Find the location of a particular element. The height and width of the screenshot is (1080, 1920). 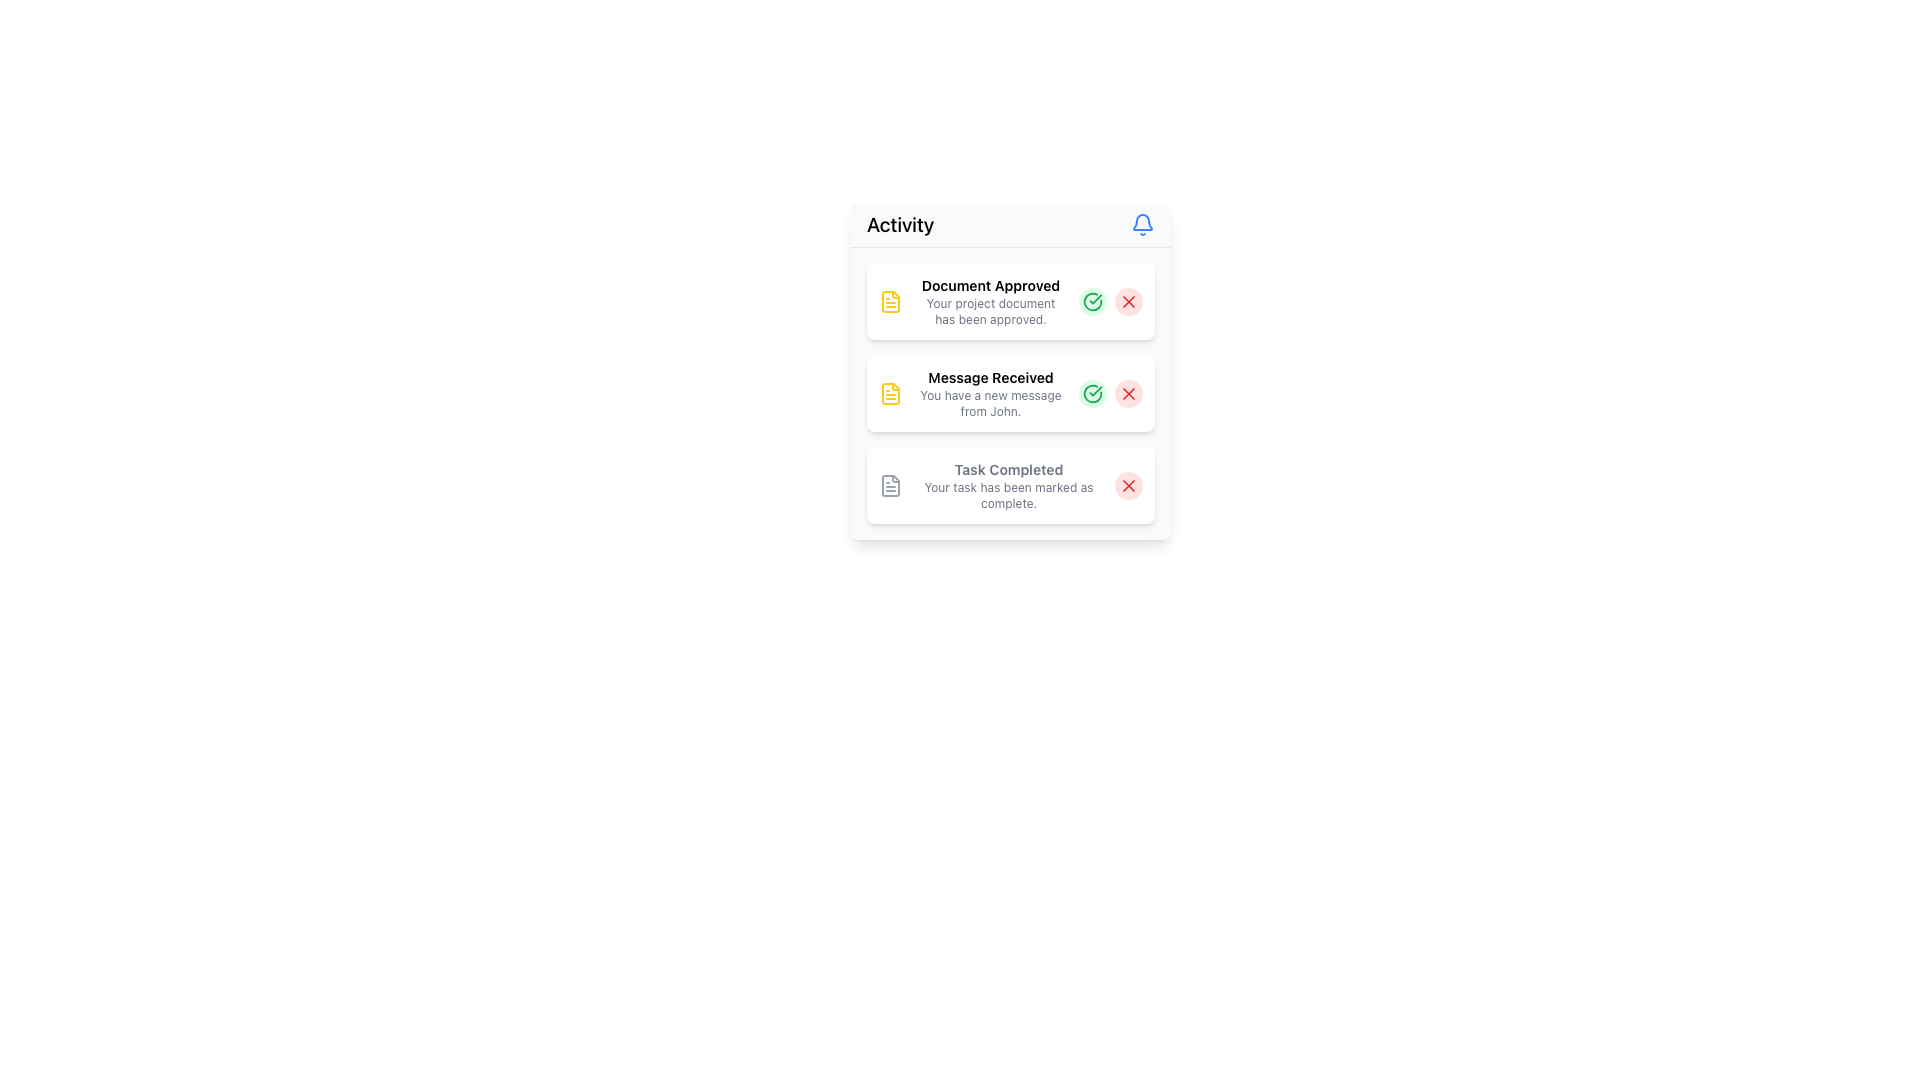

the approval Icon button located on the second row of the 'Activity' component, to the right of the 'Message Received' entry, to confirm or approve the associated item is located at coordinates (1092, 393).